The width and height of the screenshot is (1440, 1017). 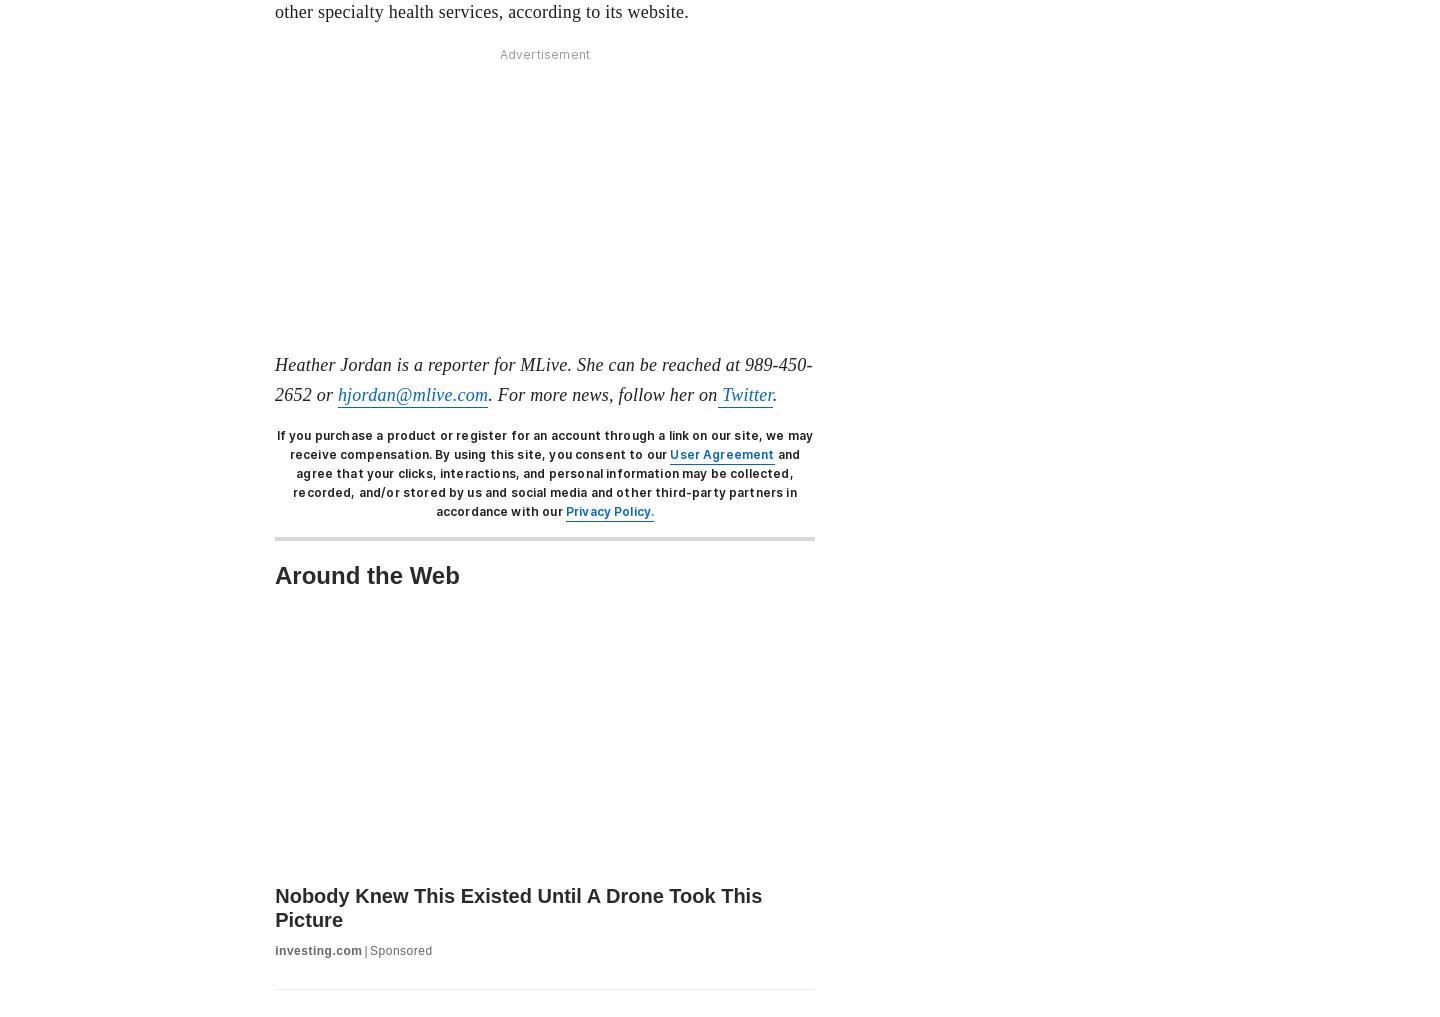 What do you see at coordinates (608, 511) in the screenshot?
I see `'Privacy Policy.'` at bounding box center [608, 511].